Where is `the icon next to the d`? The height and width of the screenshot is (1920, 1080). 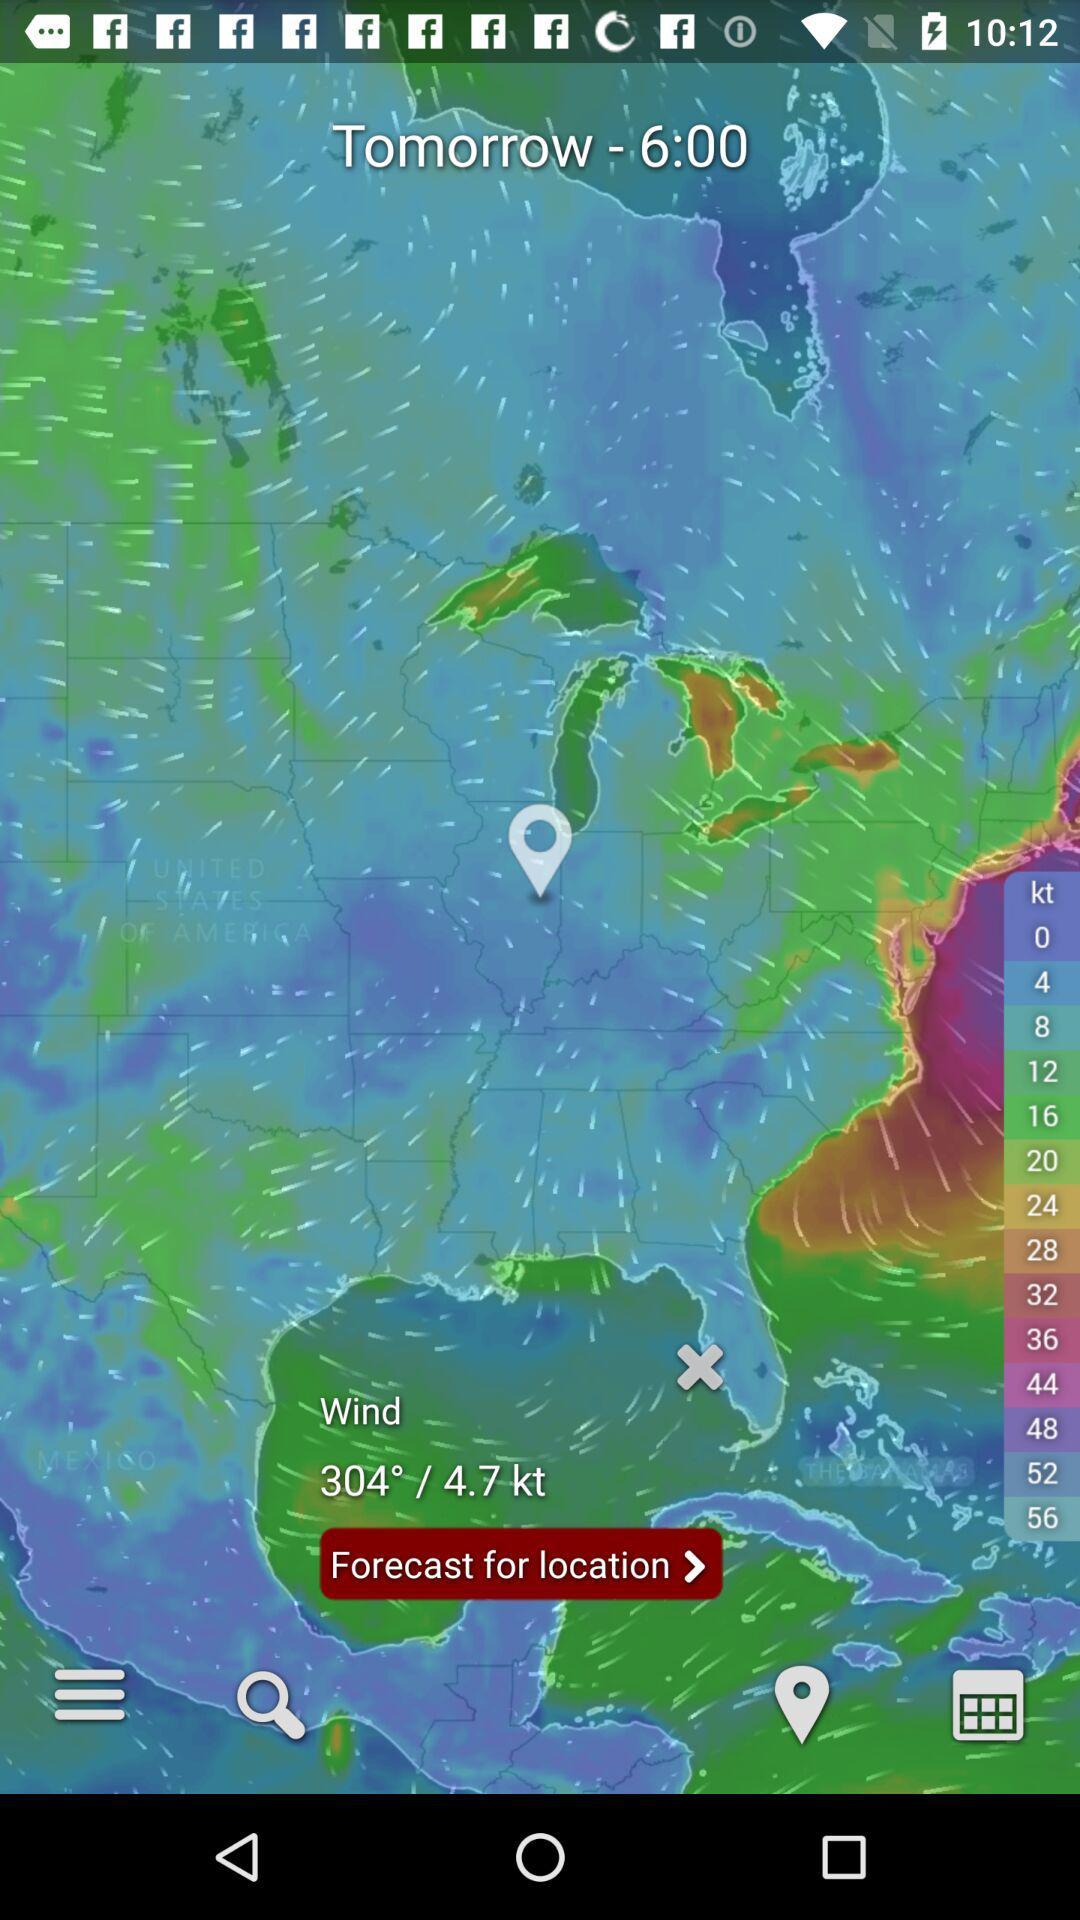 the icon next to the d is located at coordinates (987, 1702).